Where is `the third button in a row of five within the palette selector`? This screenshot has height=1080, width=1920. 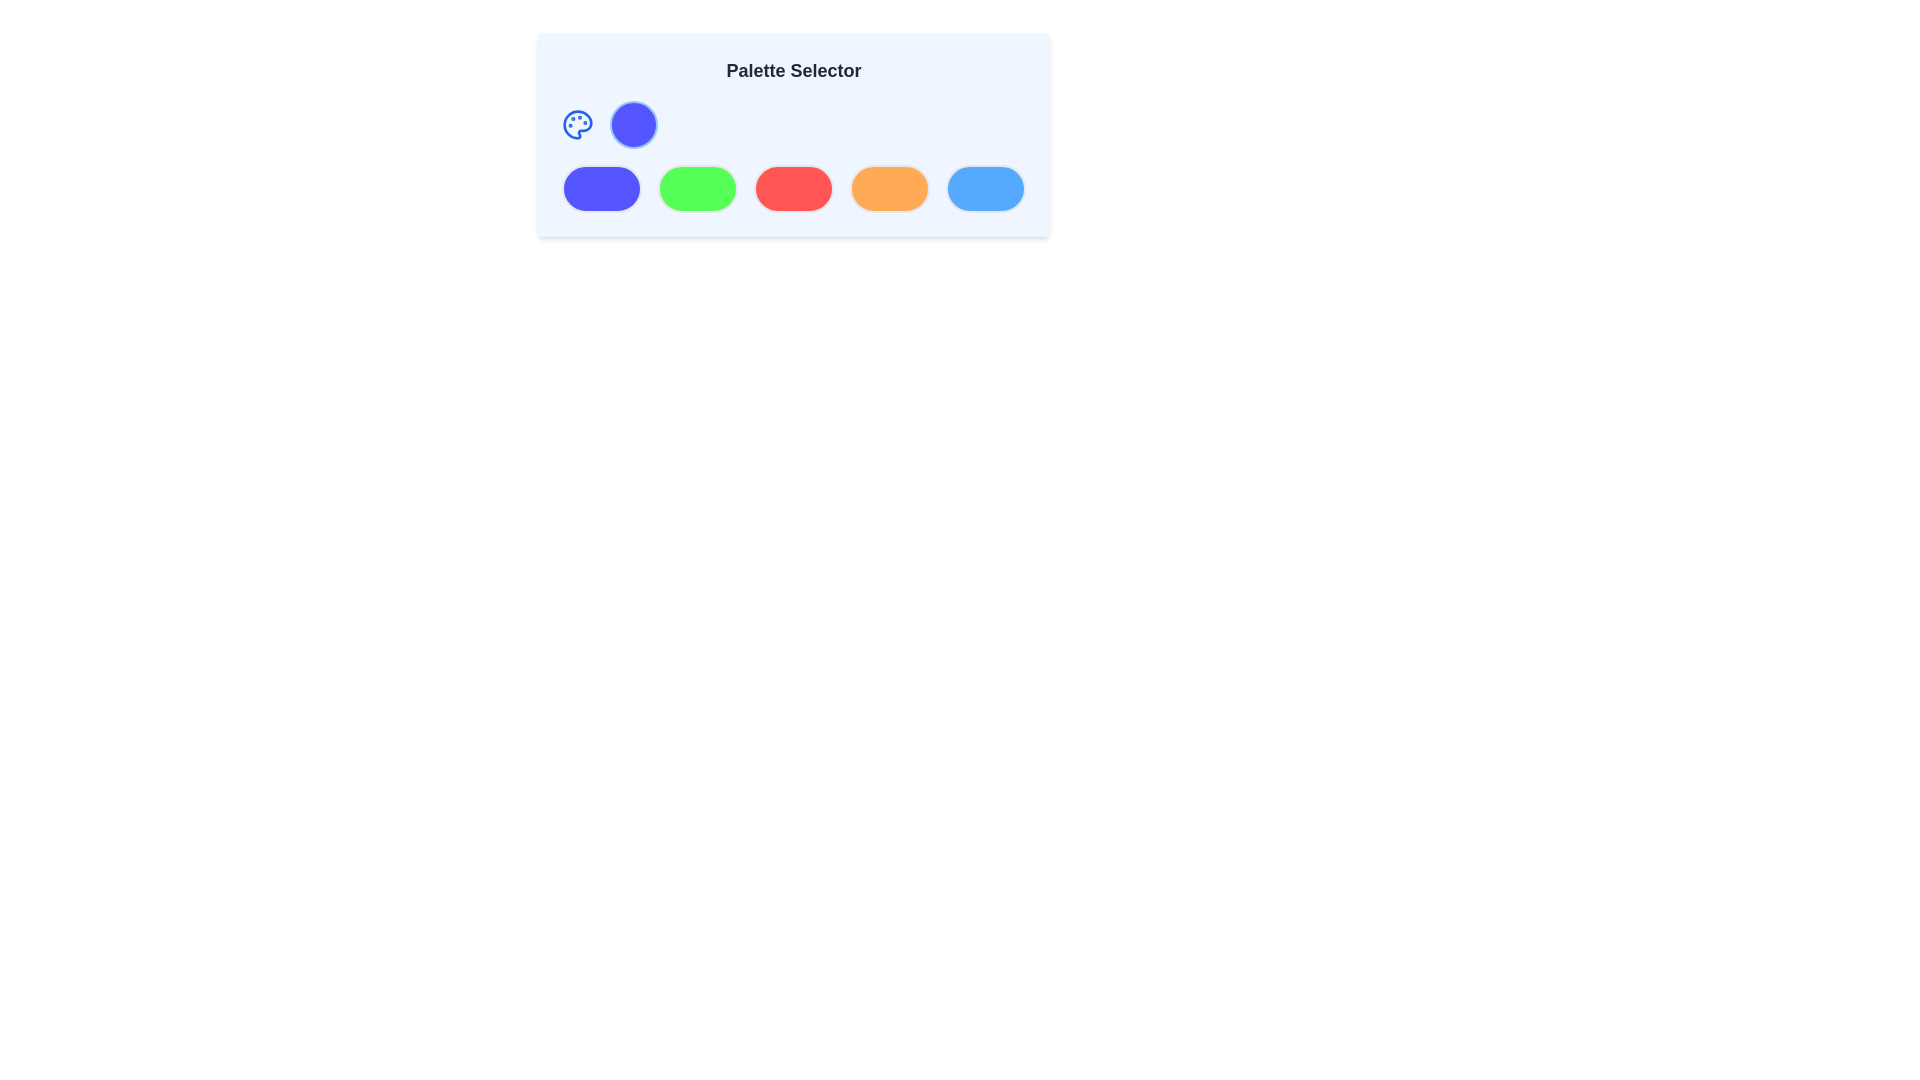
the third button in a row of five within the palette selector is located at coordinates (792, 189).